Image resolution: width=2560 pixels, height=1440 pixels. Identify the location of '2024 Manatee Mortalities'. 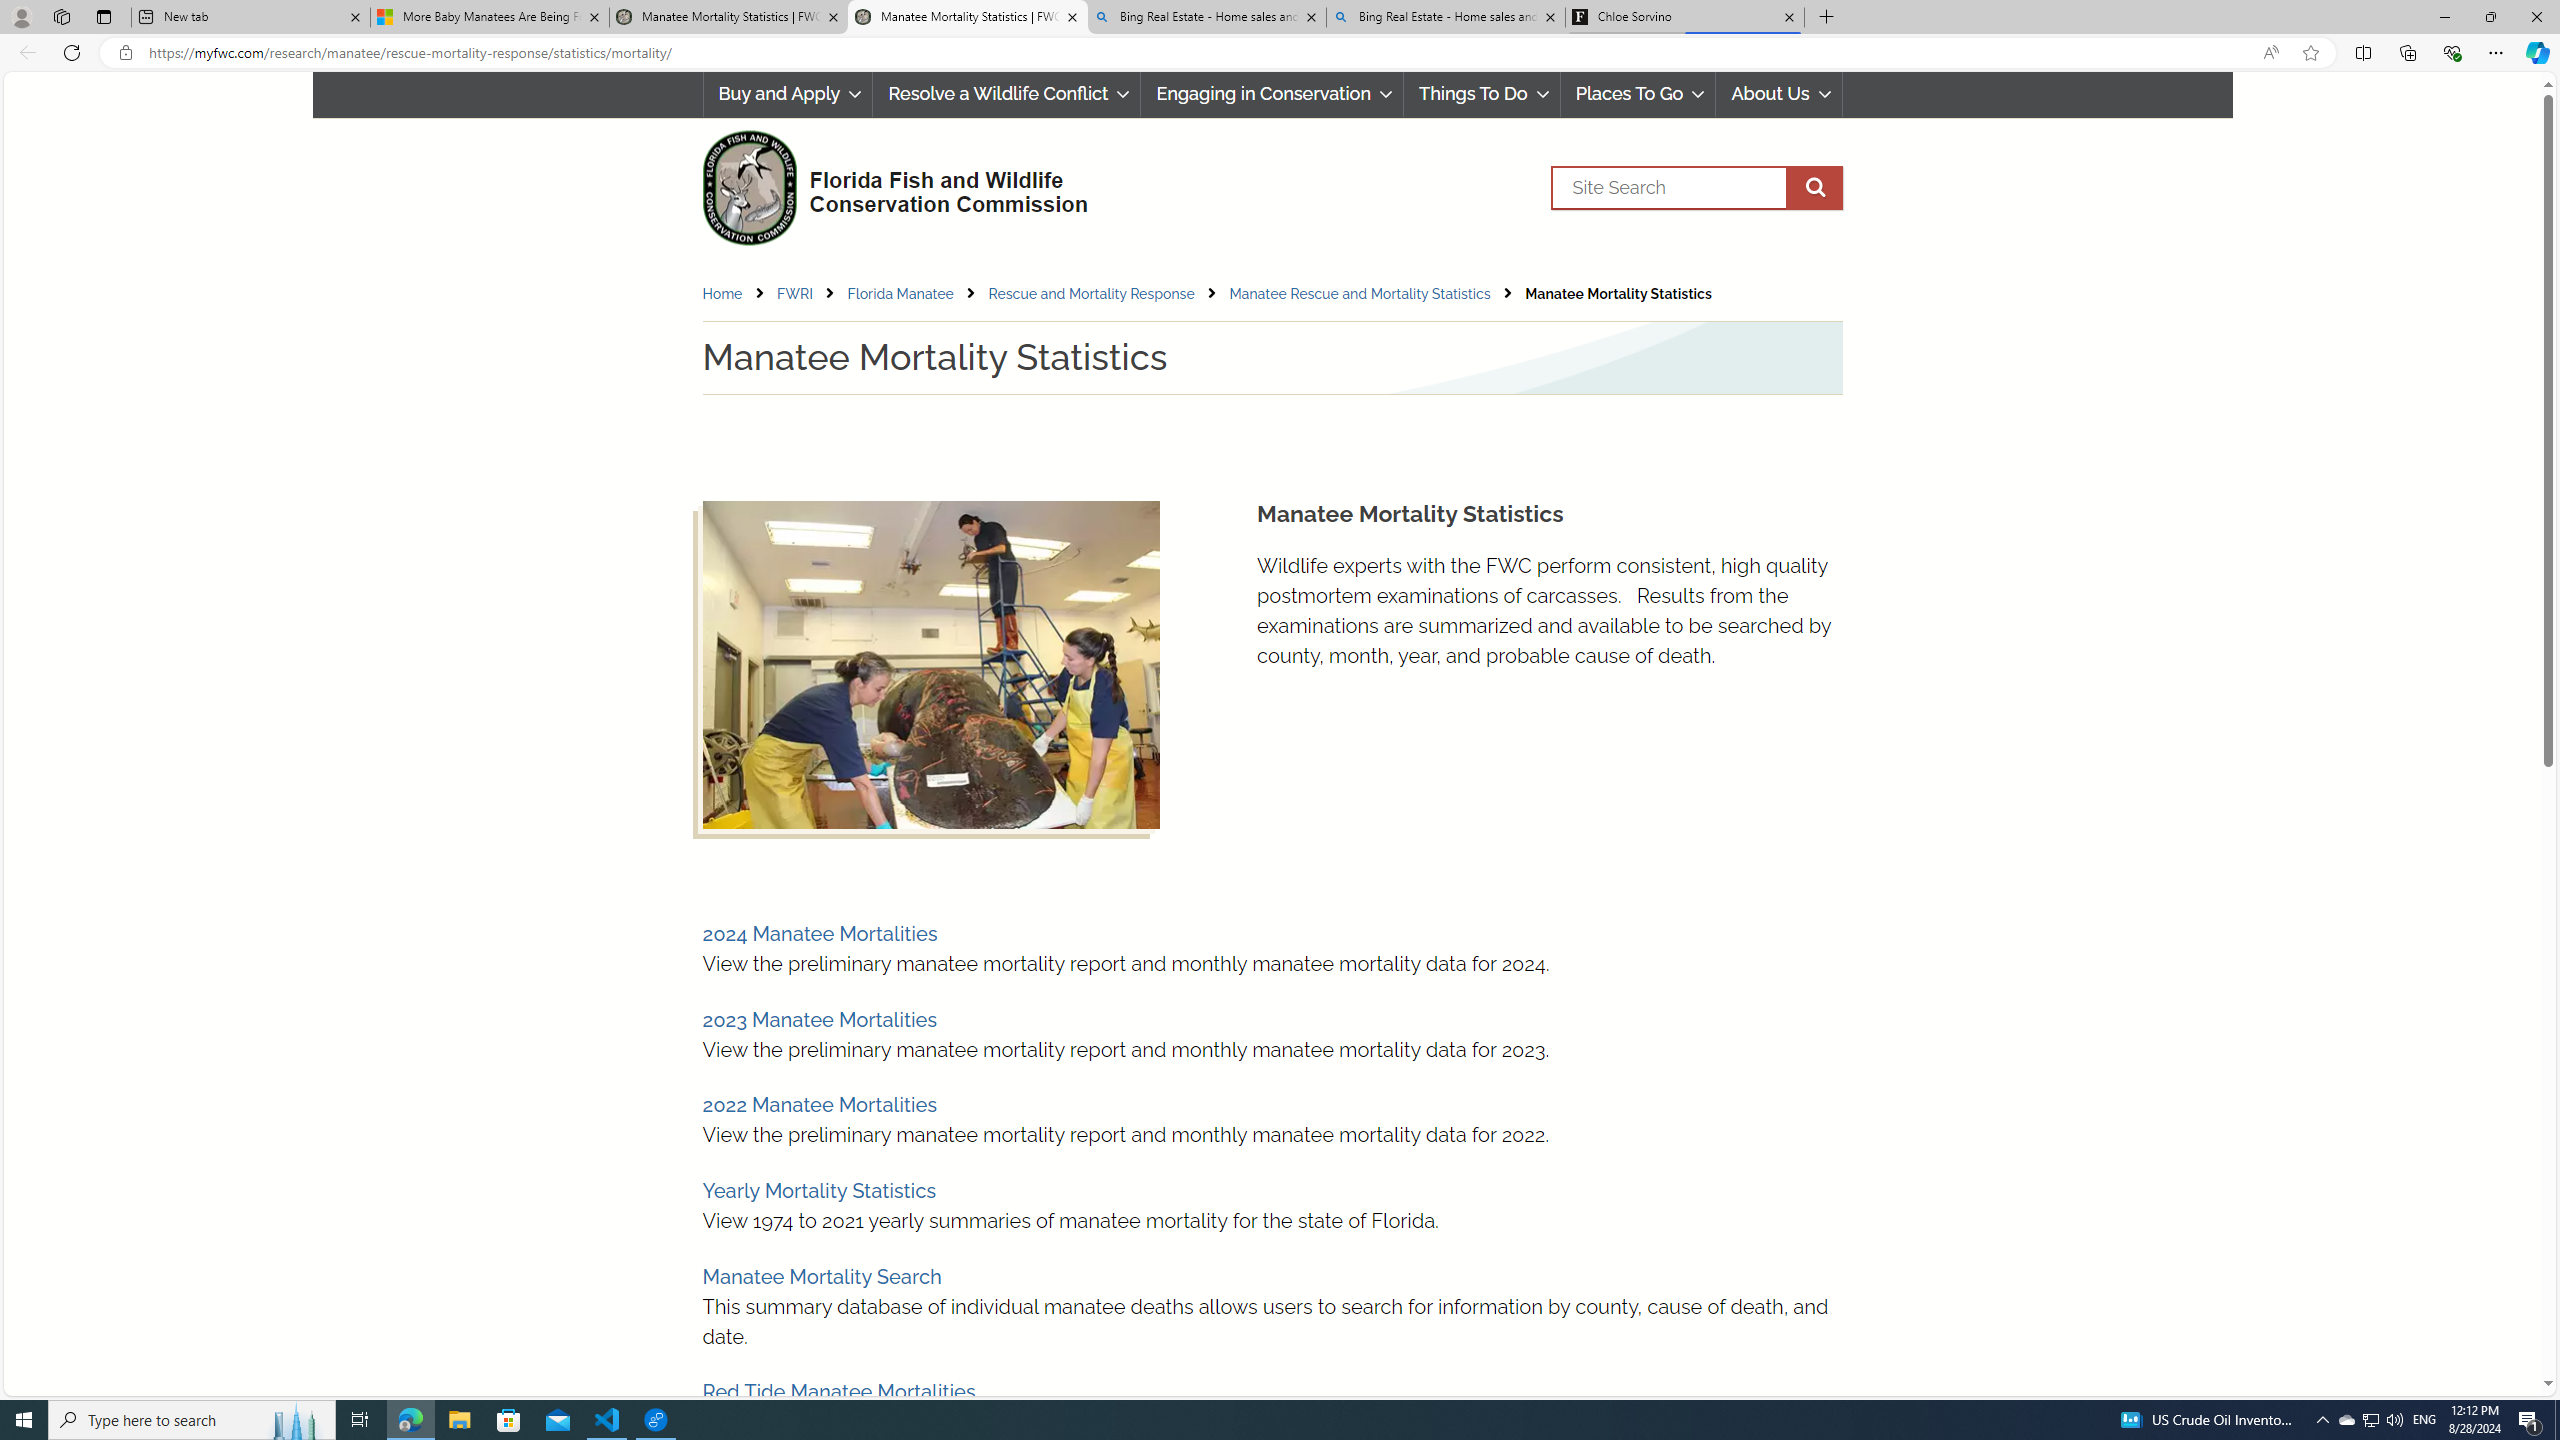
(819, 934).